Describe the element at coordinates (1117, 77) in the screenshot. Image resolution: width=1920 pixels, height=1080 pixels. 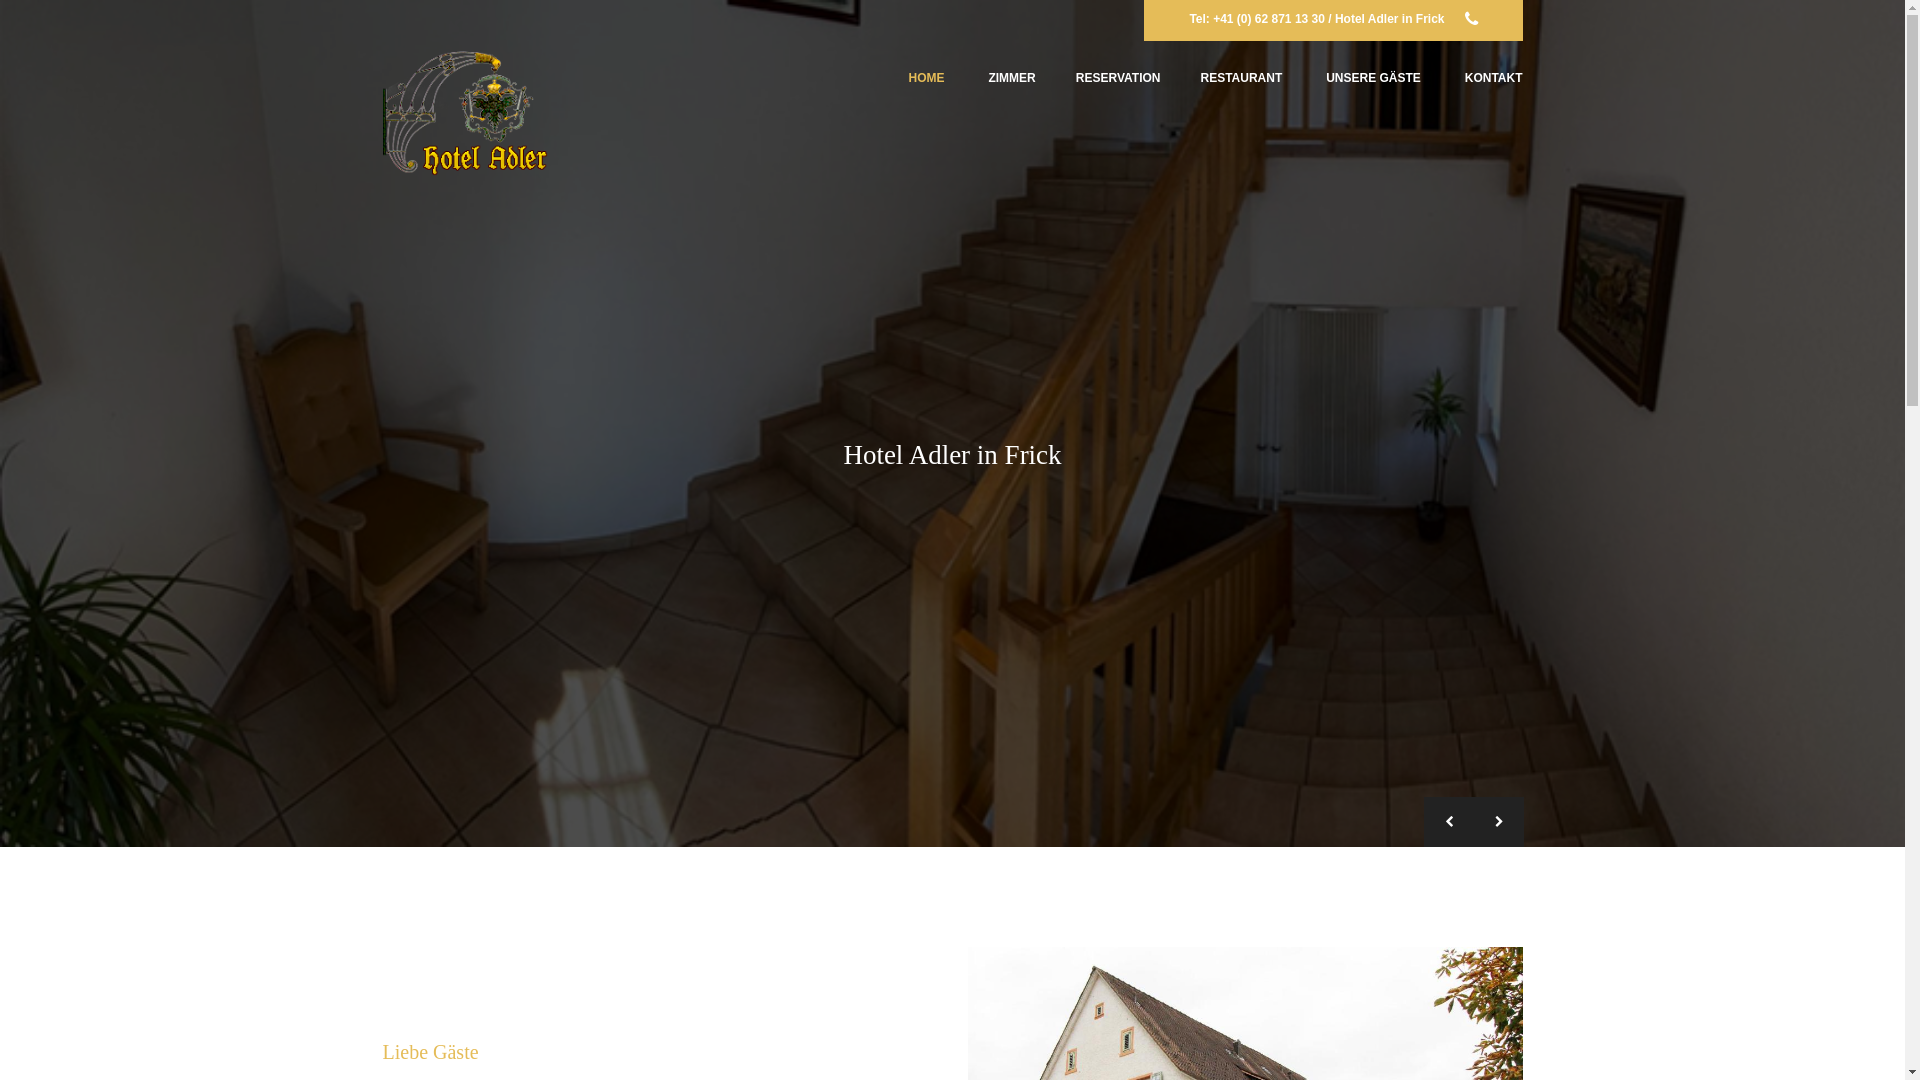
I see `'RESERVATION'` at that location.